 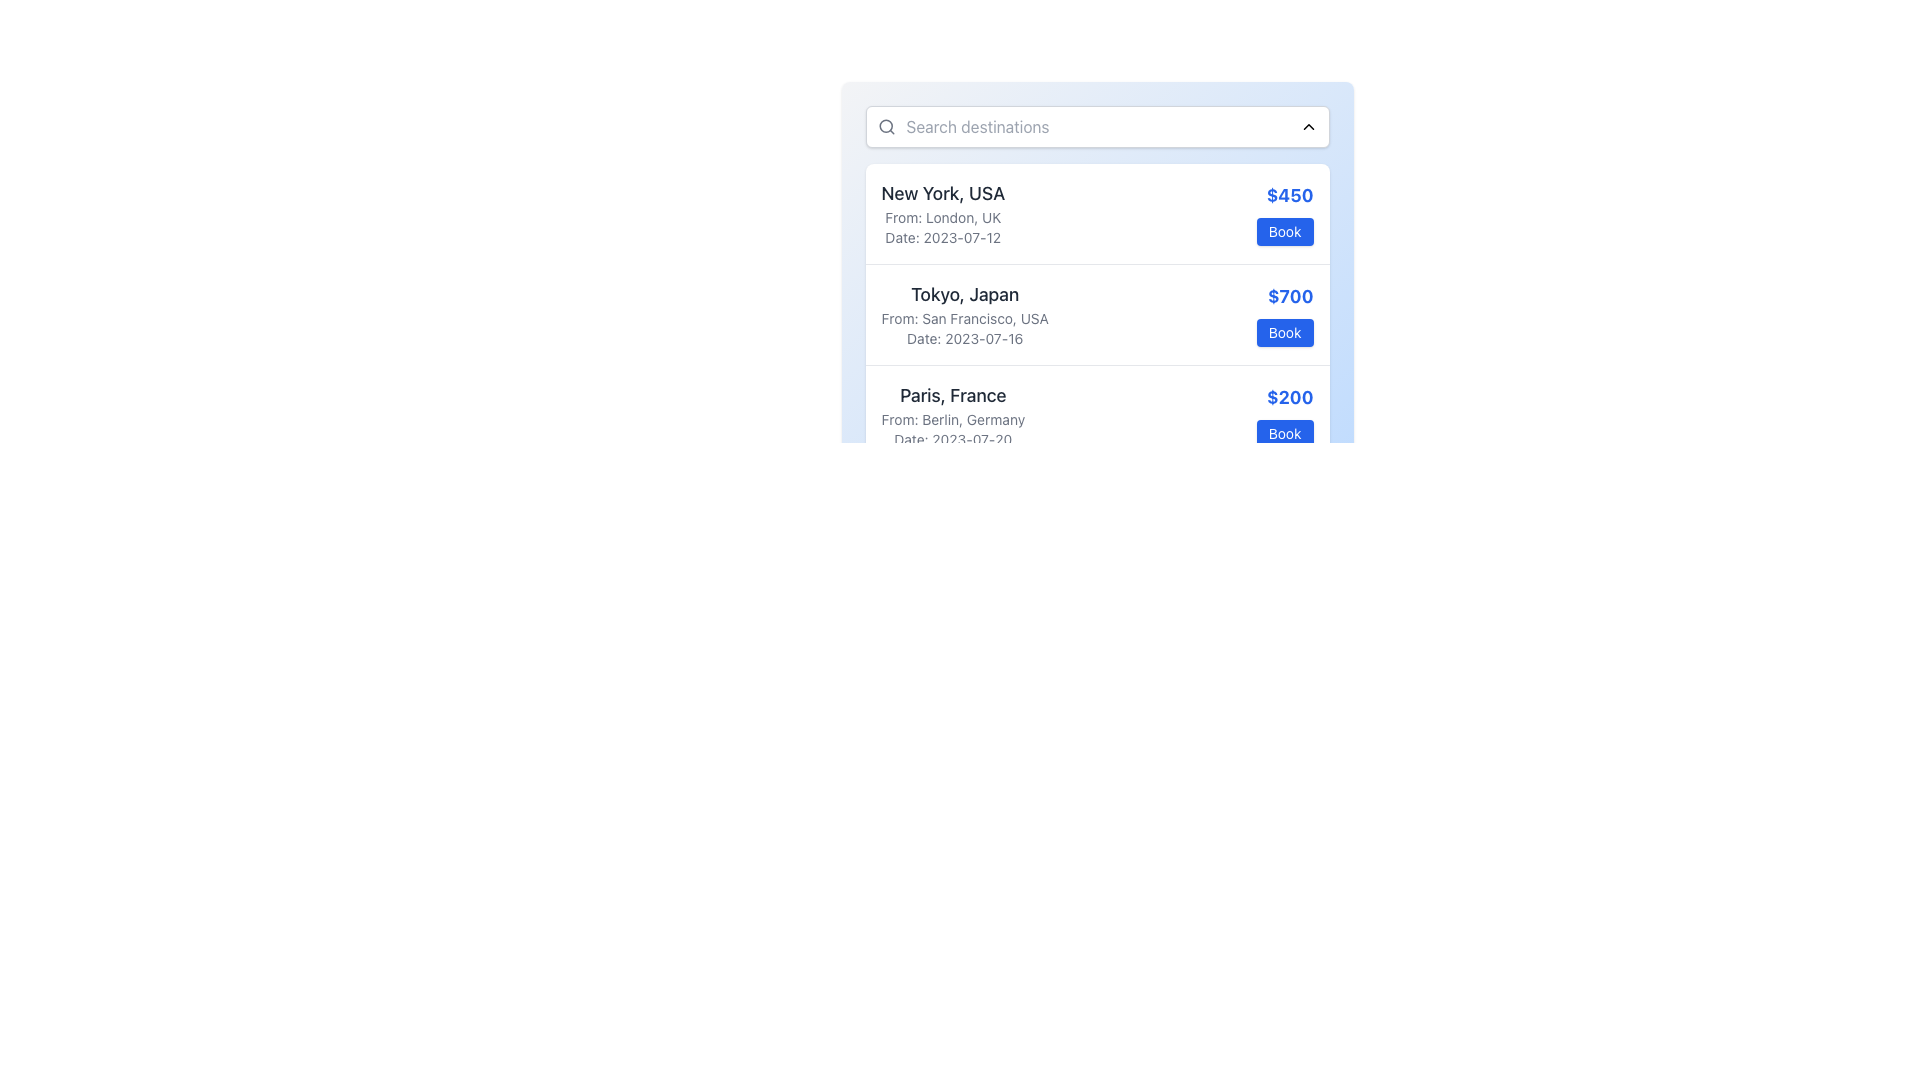 What do you see at coordinates (942, 218) in the screenshot?
I see `information provided in the text label indicating the origin city and country, which displays 'London, UK', located beneath 'New York, USA' and above 'Date: 2023-07-12'` at bounding box center [942, 218].